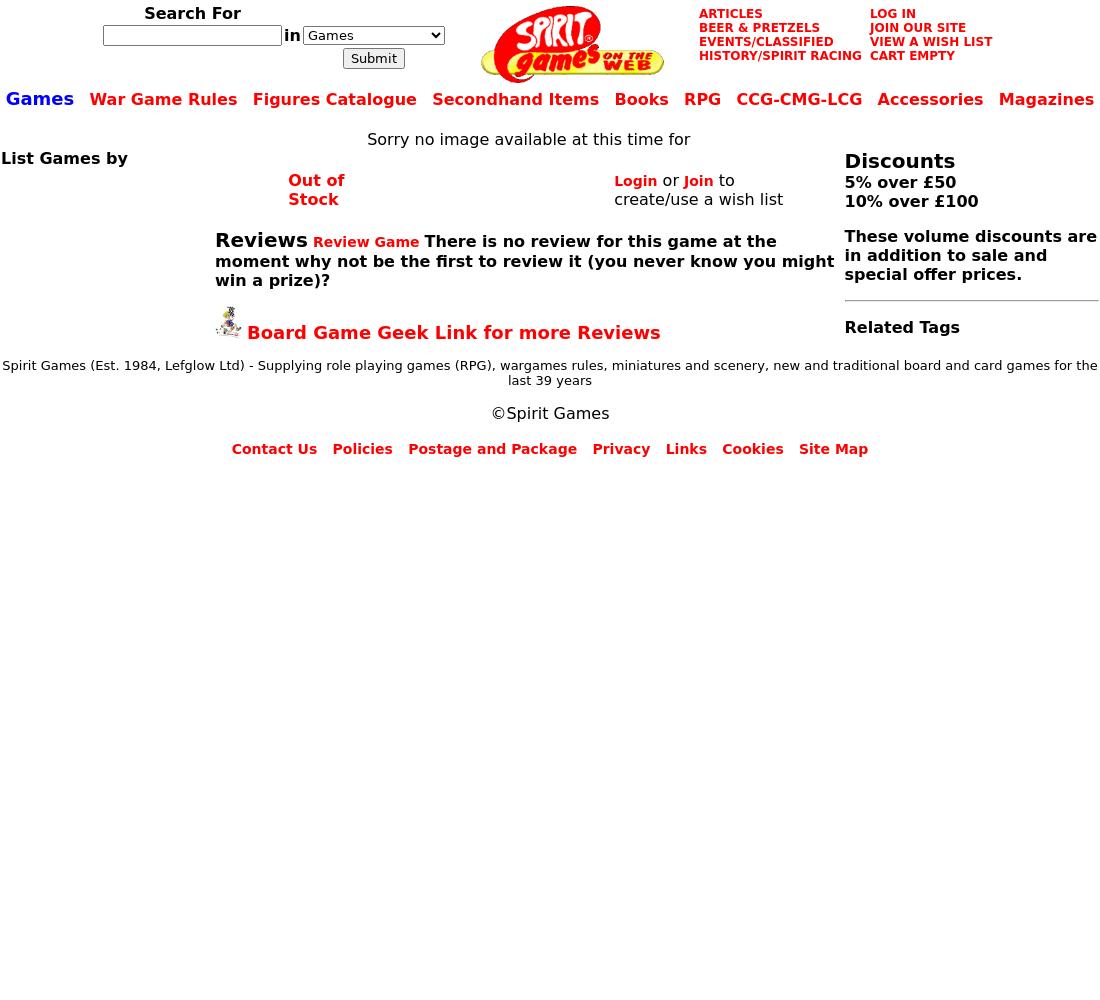 Image resolution: width=1100 pixels, height=1000 pixels. What do you see at coordinates (274, 448) in the screenshot?
I see `'Contact Us'` at bounding box center [274, 448].